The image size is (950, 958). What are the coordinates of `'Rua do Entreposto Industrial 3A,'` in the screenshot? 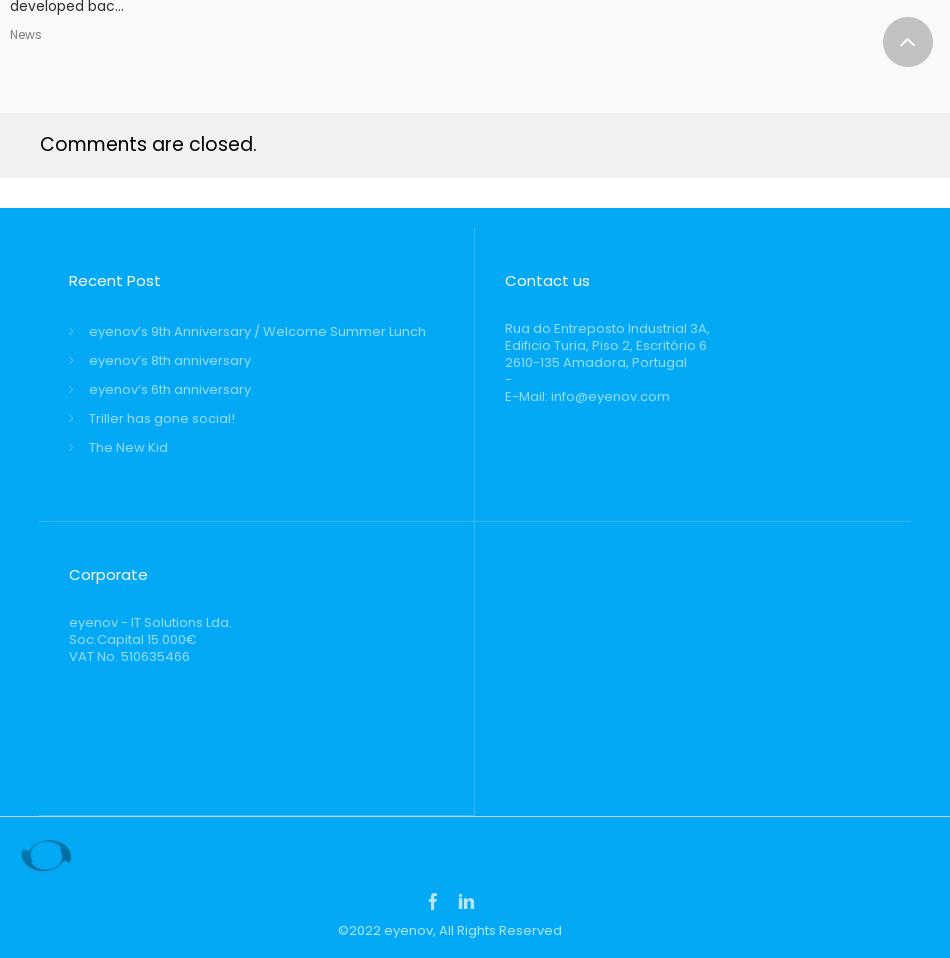 It's located at (607, 327).